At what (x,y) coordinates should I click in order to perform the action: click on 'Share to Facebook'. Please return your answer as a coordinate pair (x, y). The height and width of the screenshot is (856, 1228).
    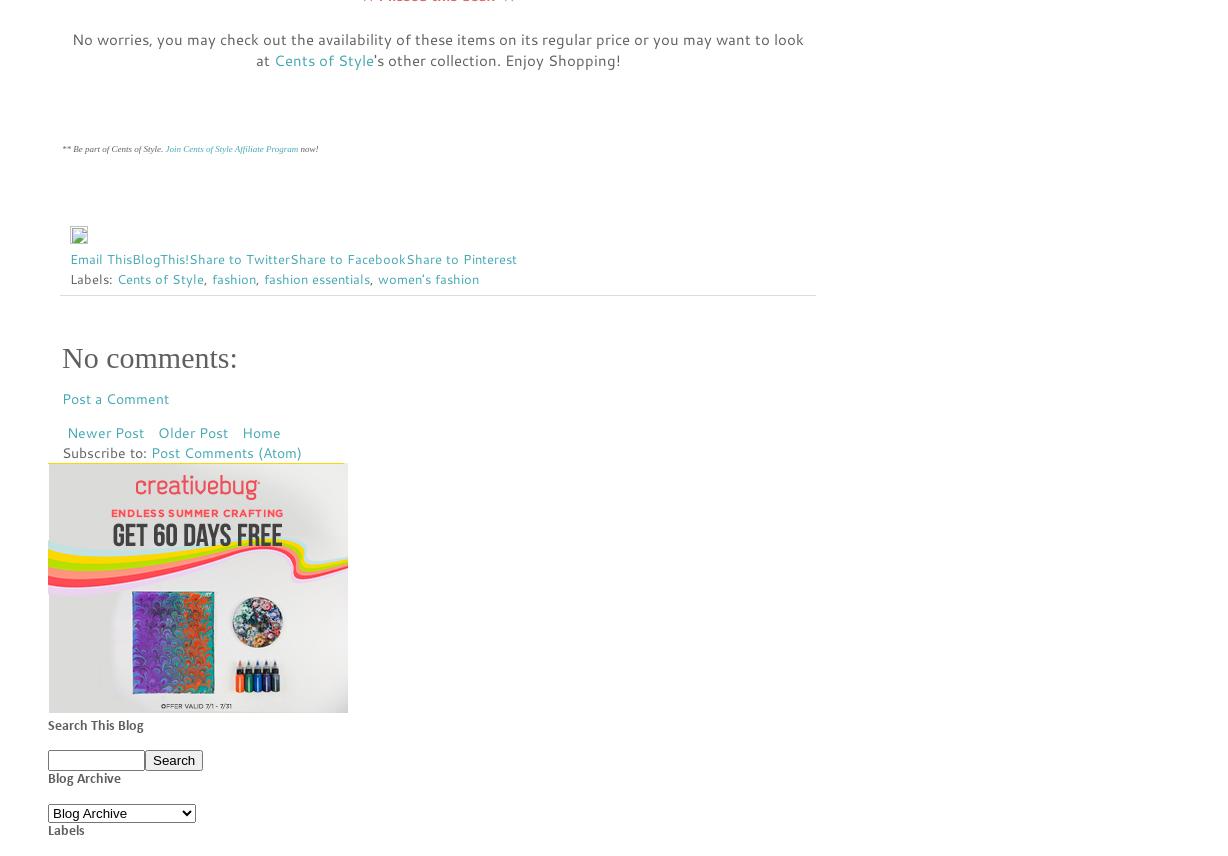
    Looking at the image, I should click on (348, 258).